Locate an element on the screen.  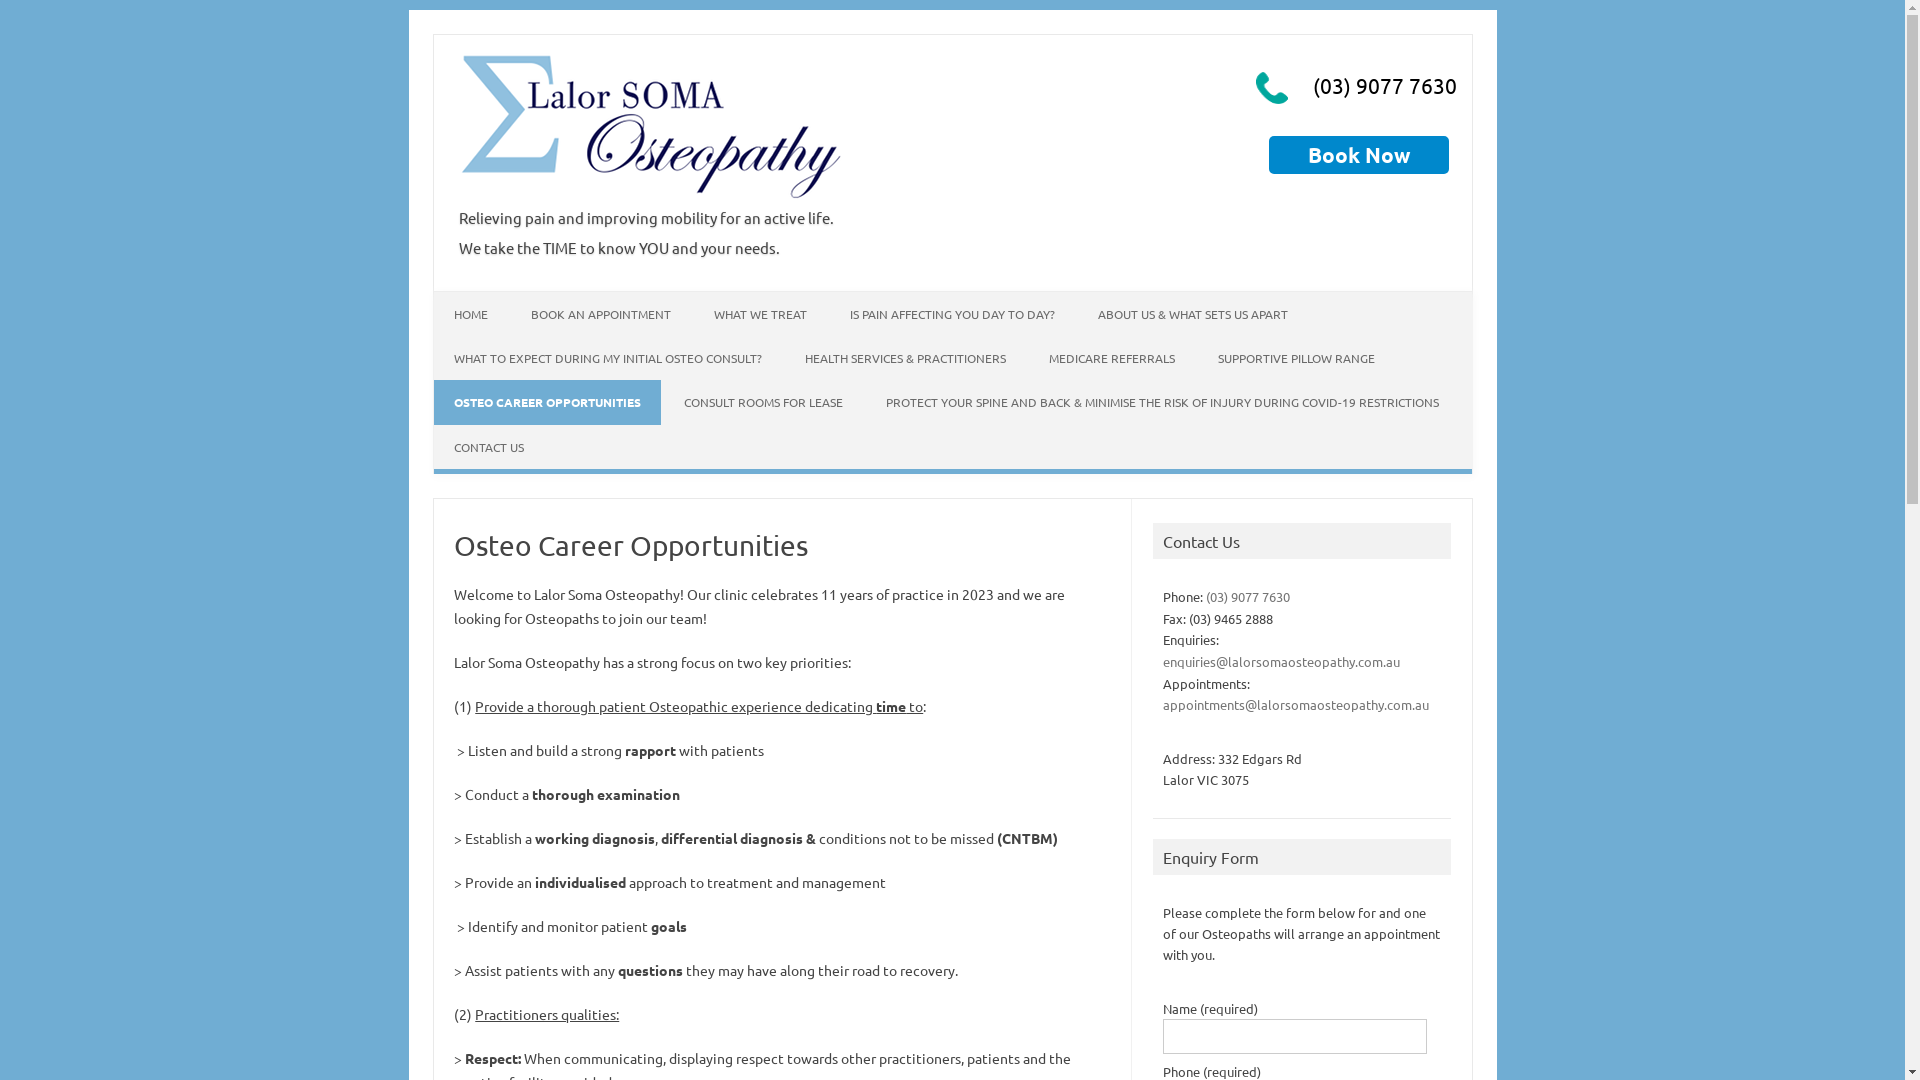
'MEDICARE REFERRALS' is located at coordinates (1109, 357).